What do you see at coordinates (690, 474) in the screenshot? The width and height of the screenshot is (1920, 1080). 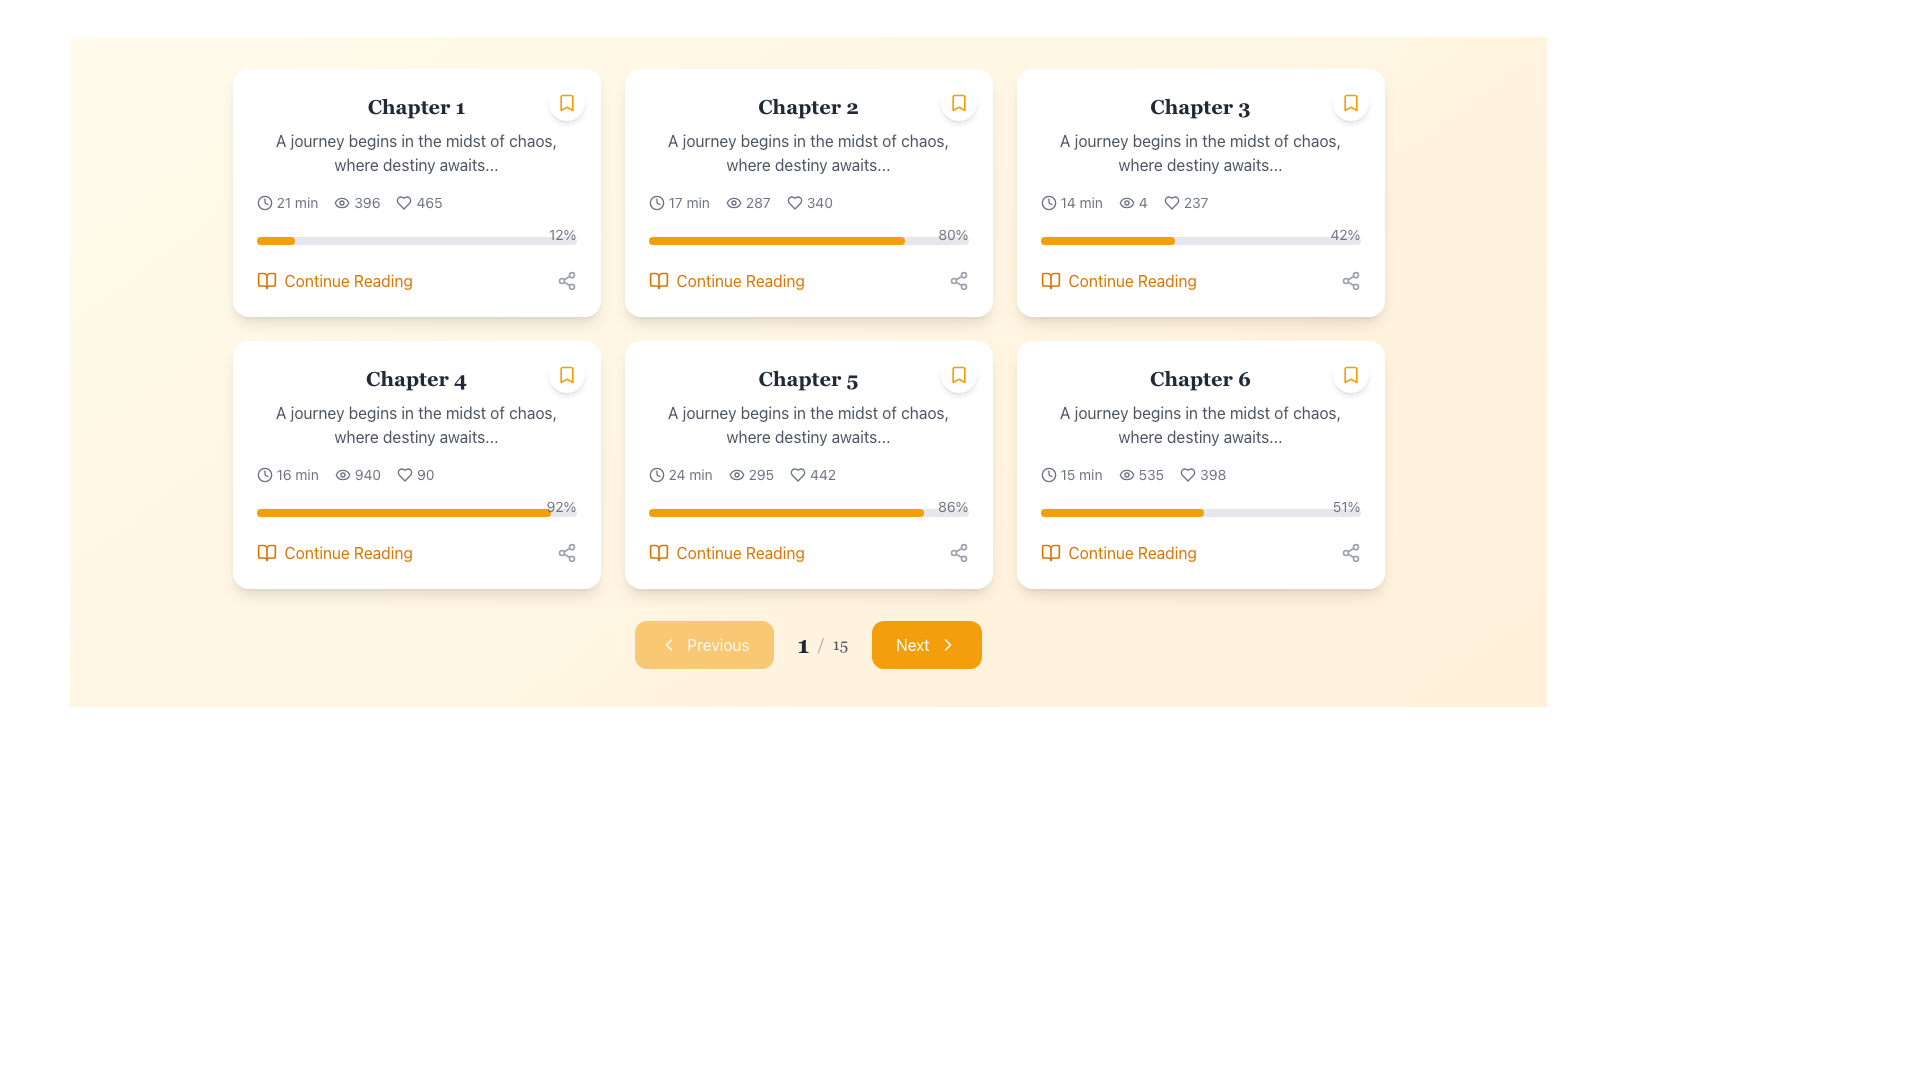 I see `the static text label displaying '24 min' located in the bottom section of the 'Chapter 5' card, adjacent to a clock icon` at bounding box center [690, 474].